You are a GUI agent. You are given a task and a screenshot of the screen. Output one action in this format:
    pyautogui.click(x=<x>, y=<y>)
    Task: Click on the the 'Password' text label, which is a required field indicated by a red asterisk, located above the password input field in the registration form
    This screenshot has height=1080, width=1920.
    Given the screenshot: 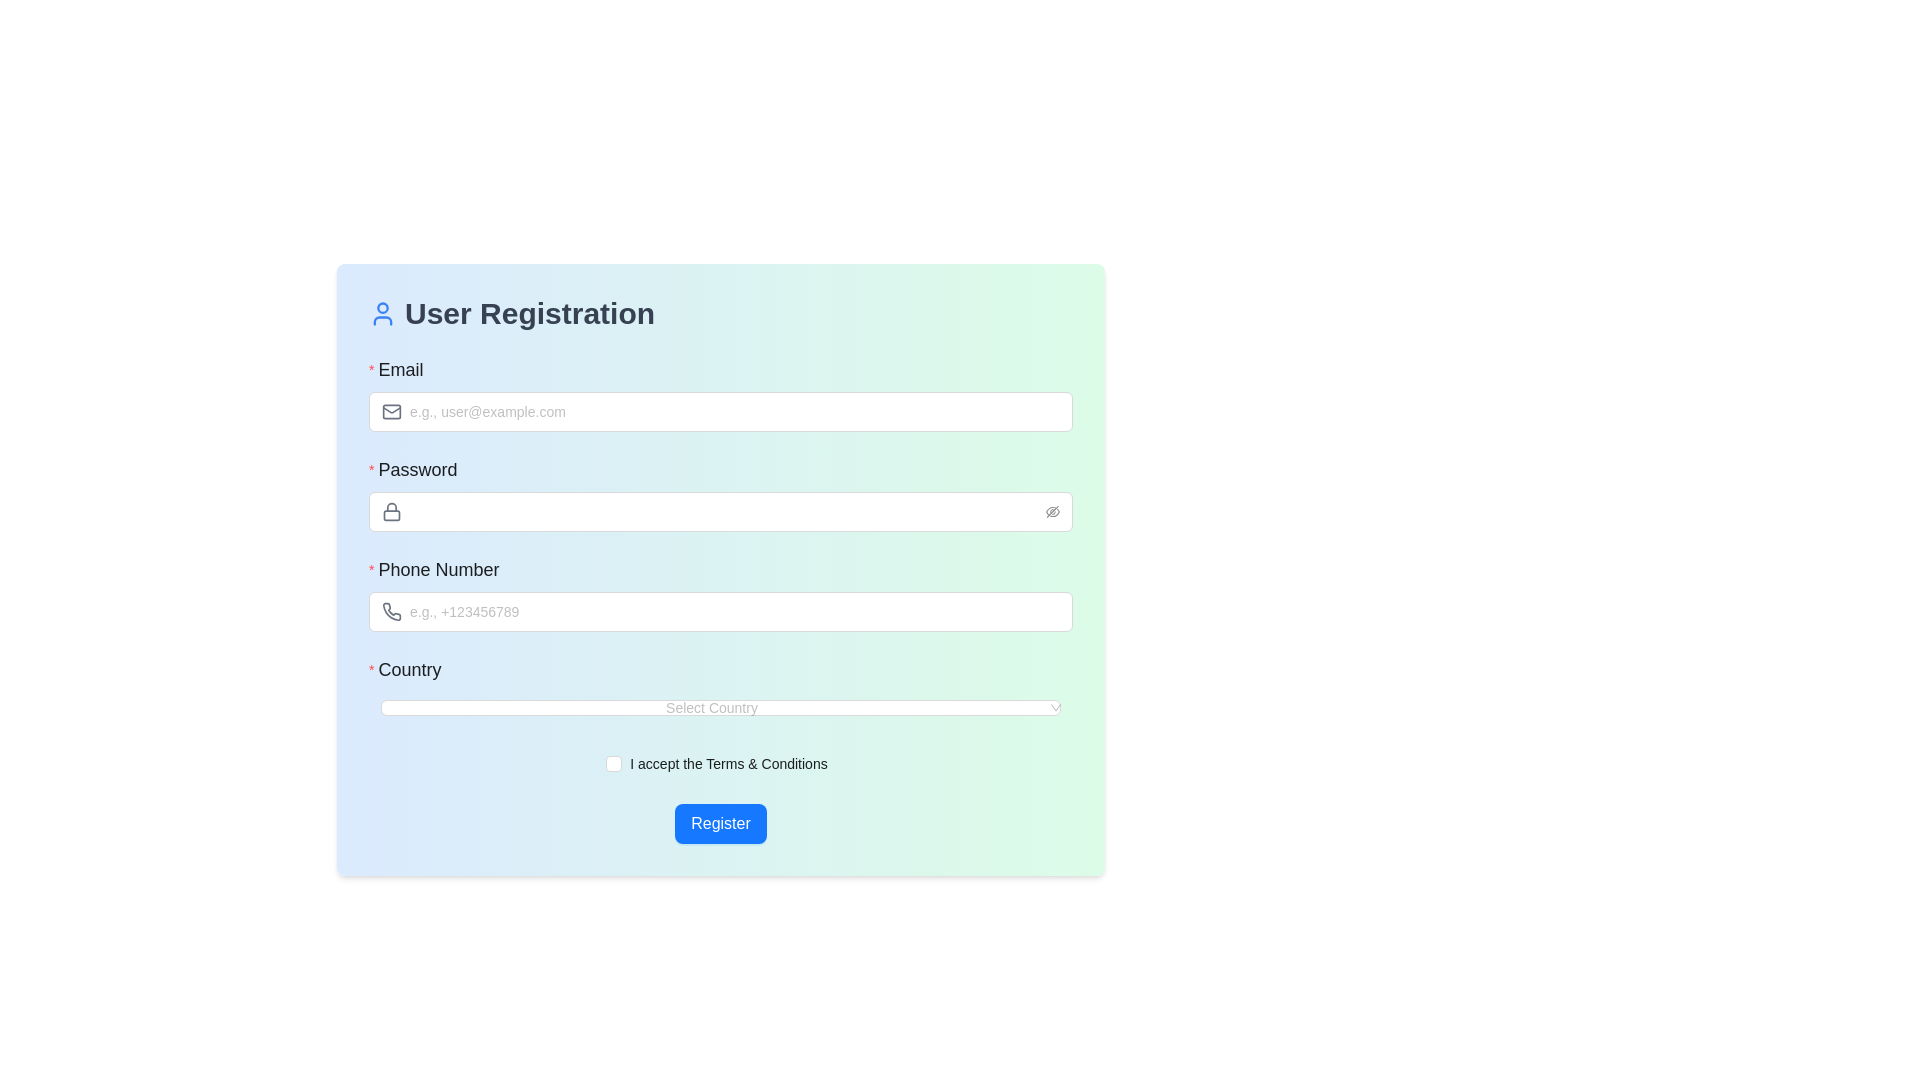 What is the action you would take?
    pyautogui.click(x=419, y=470)
    